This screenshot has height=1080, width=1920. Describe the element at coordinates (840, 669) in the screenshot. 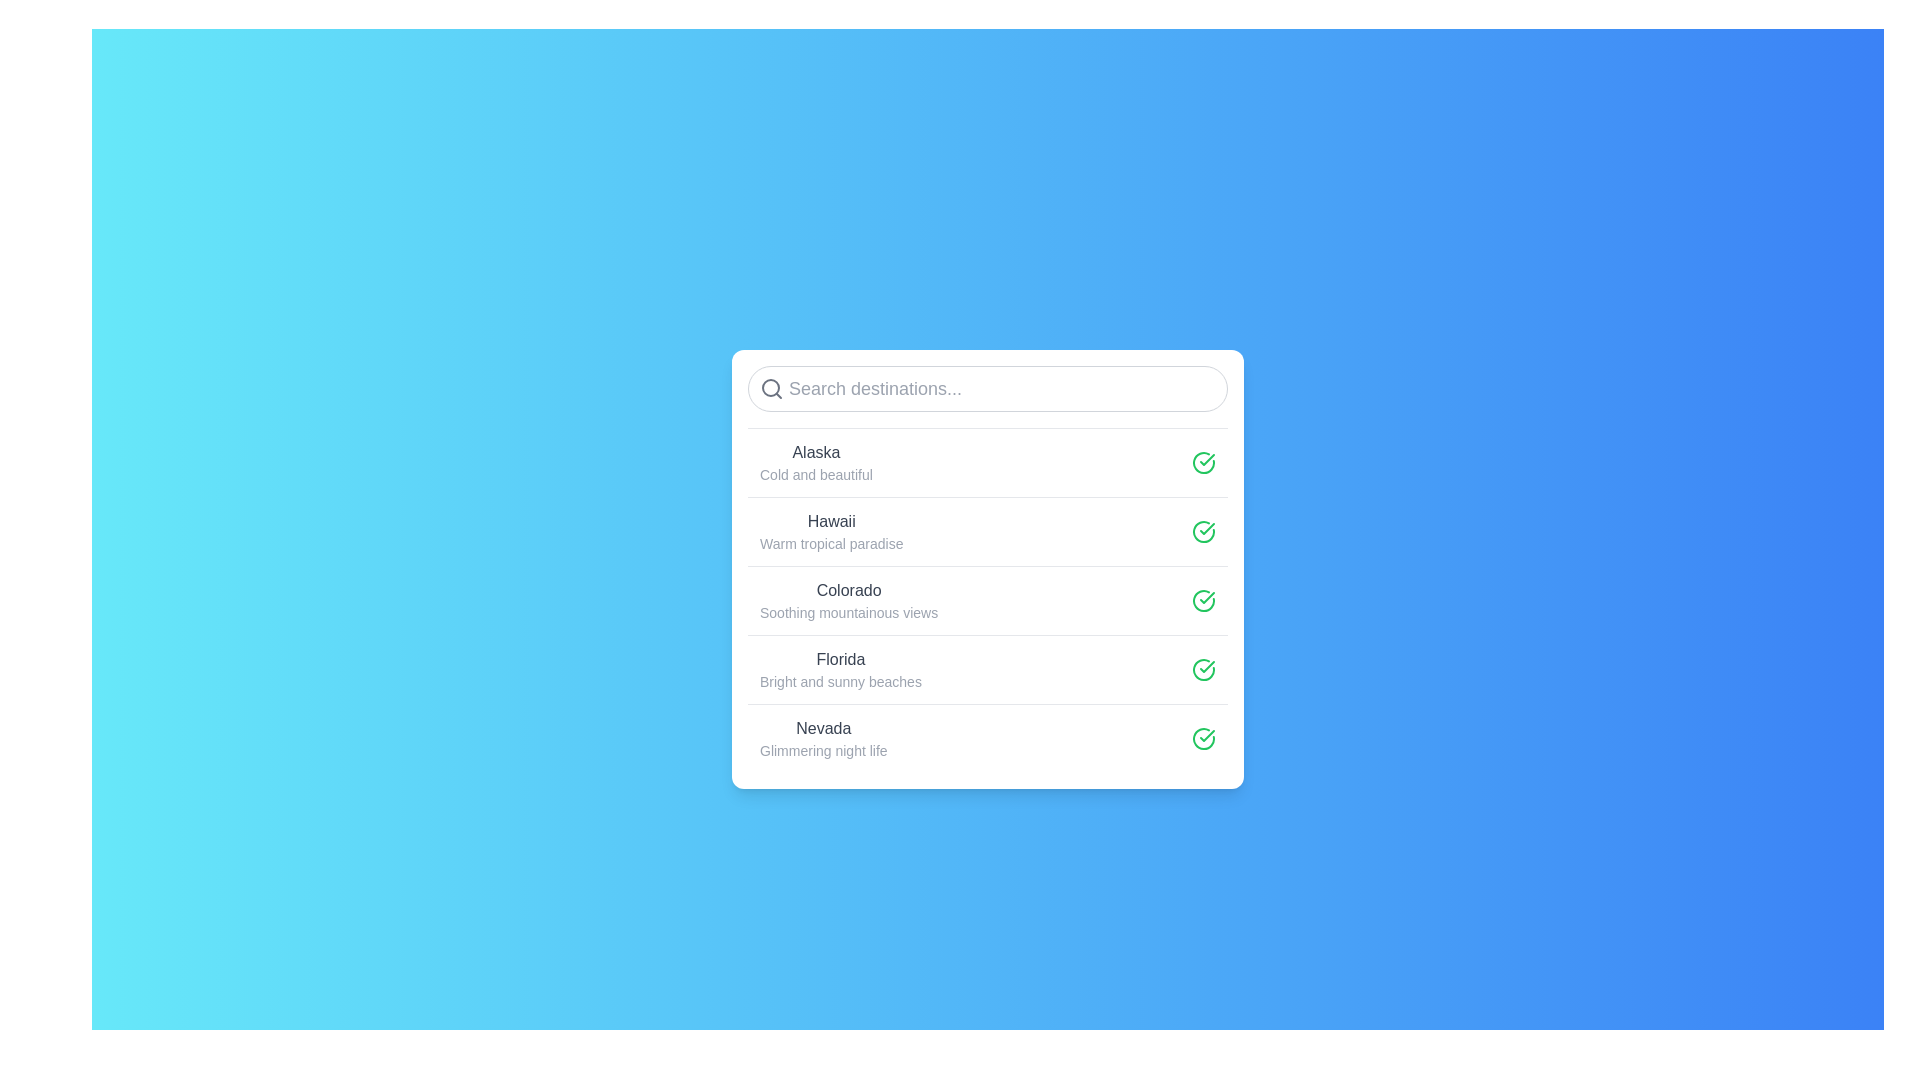

I see `the static informational text element that displays 'Florida' and 'Bright and sunny beaches', which is the fourth list item in the vertical stack` at that location.